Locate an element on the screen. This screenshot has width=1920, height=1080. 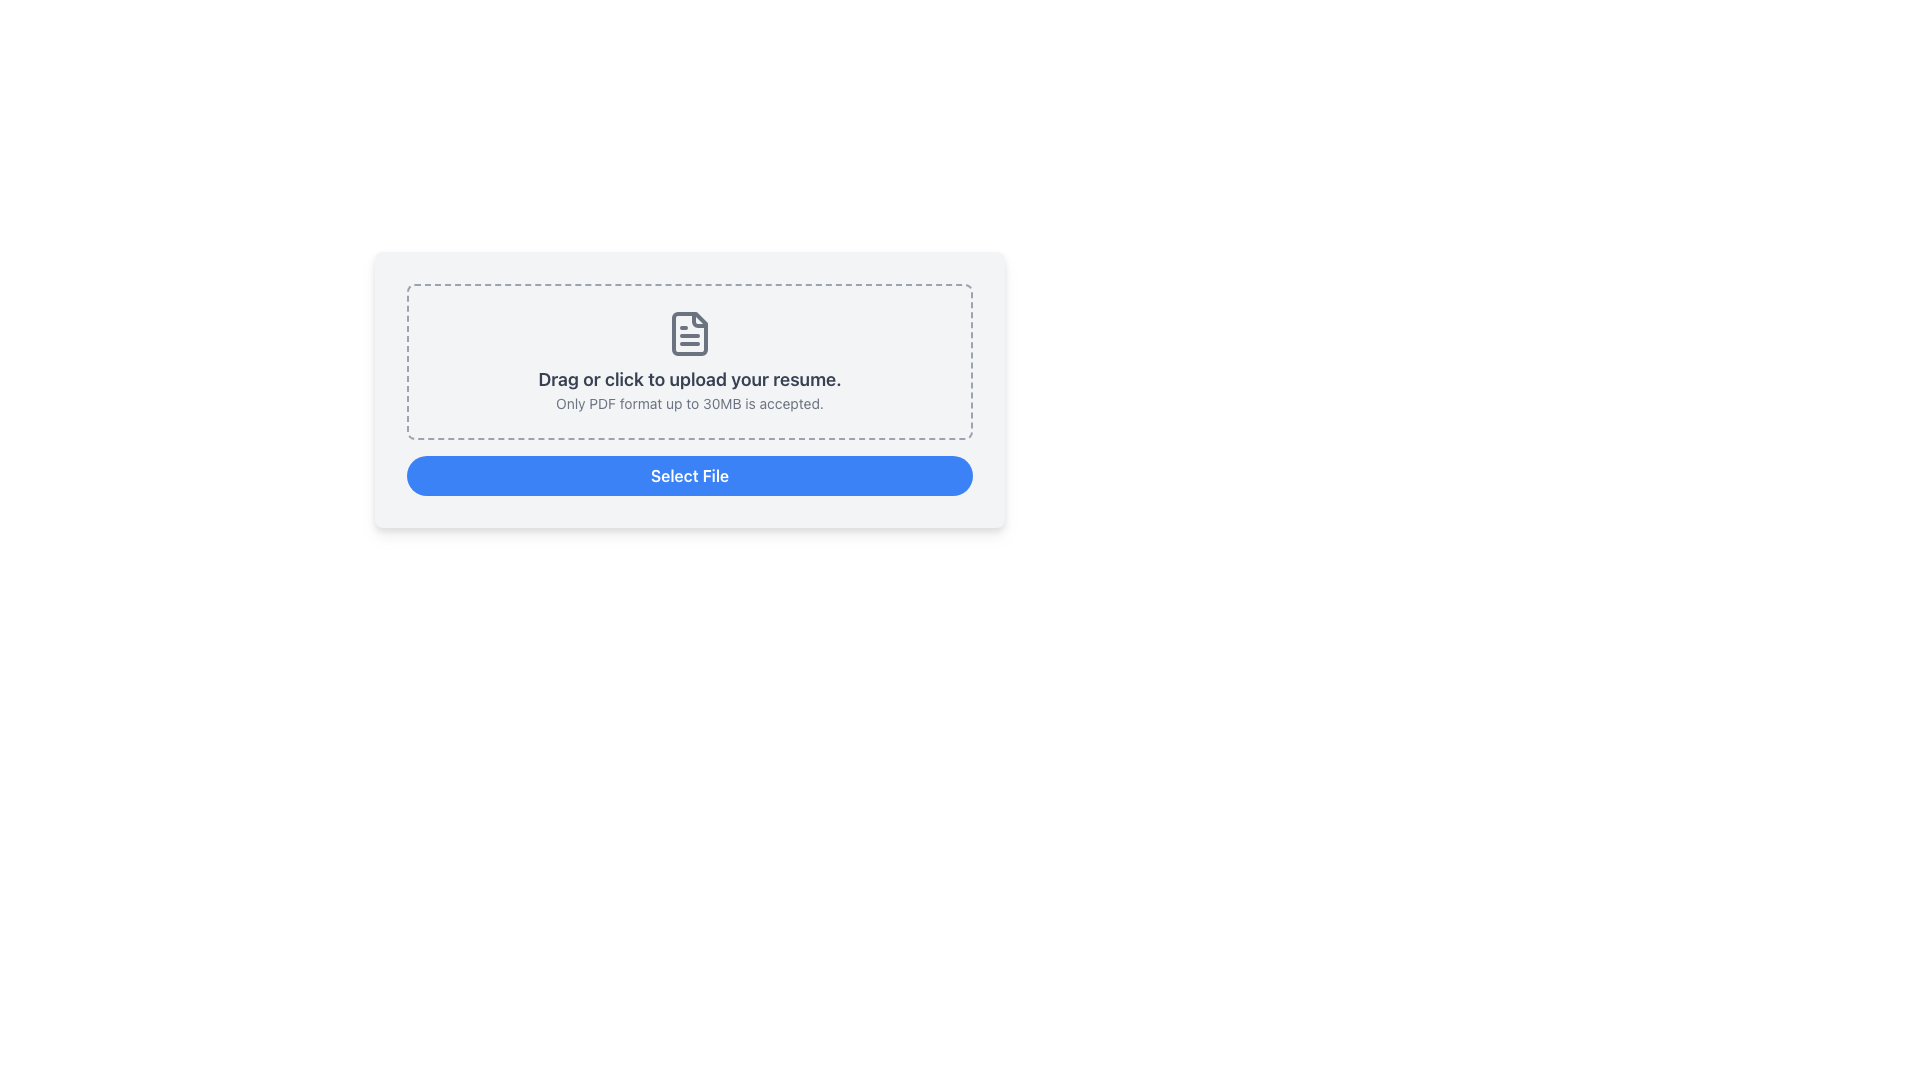
the graphical SVG shape that resembles a paper sheet with a folded corner, which represents a textual document, located in the center of a light grey box above the text 'Drag or click to upload your resume.' is located at coordinates (690, 333).